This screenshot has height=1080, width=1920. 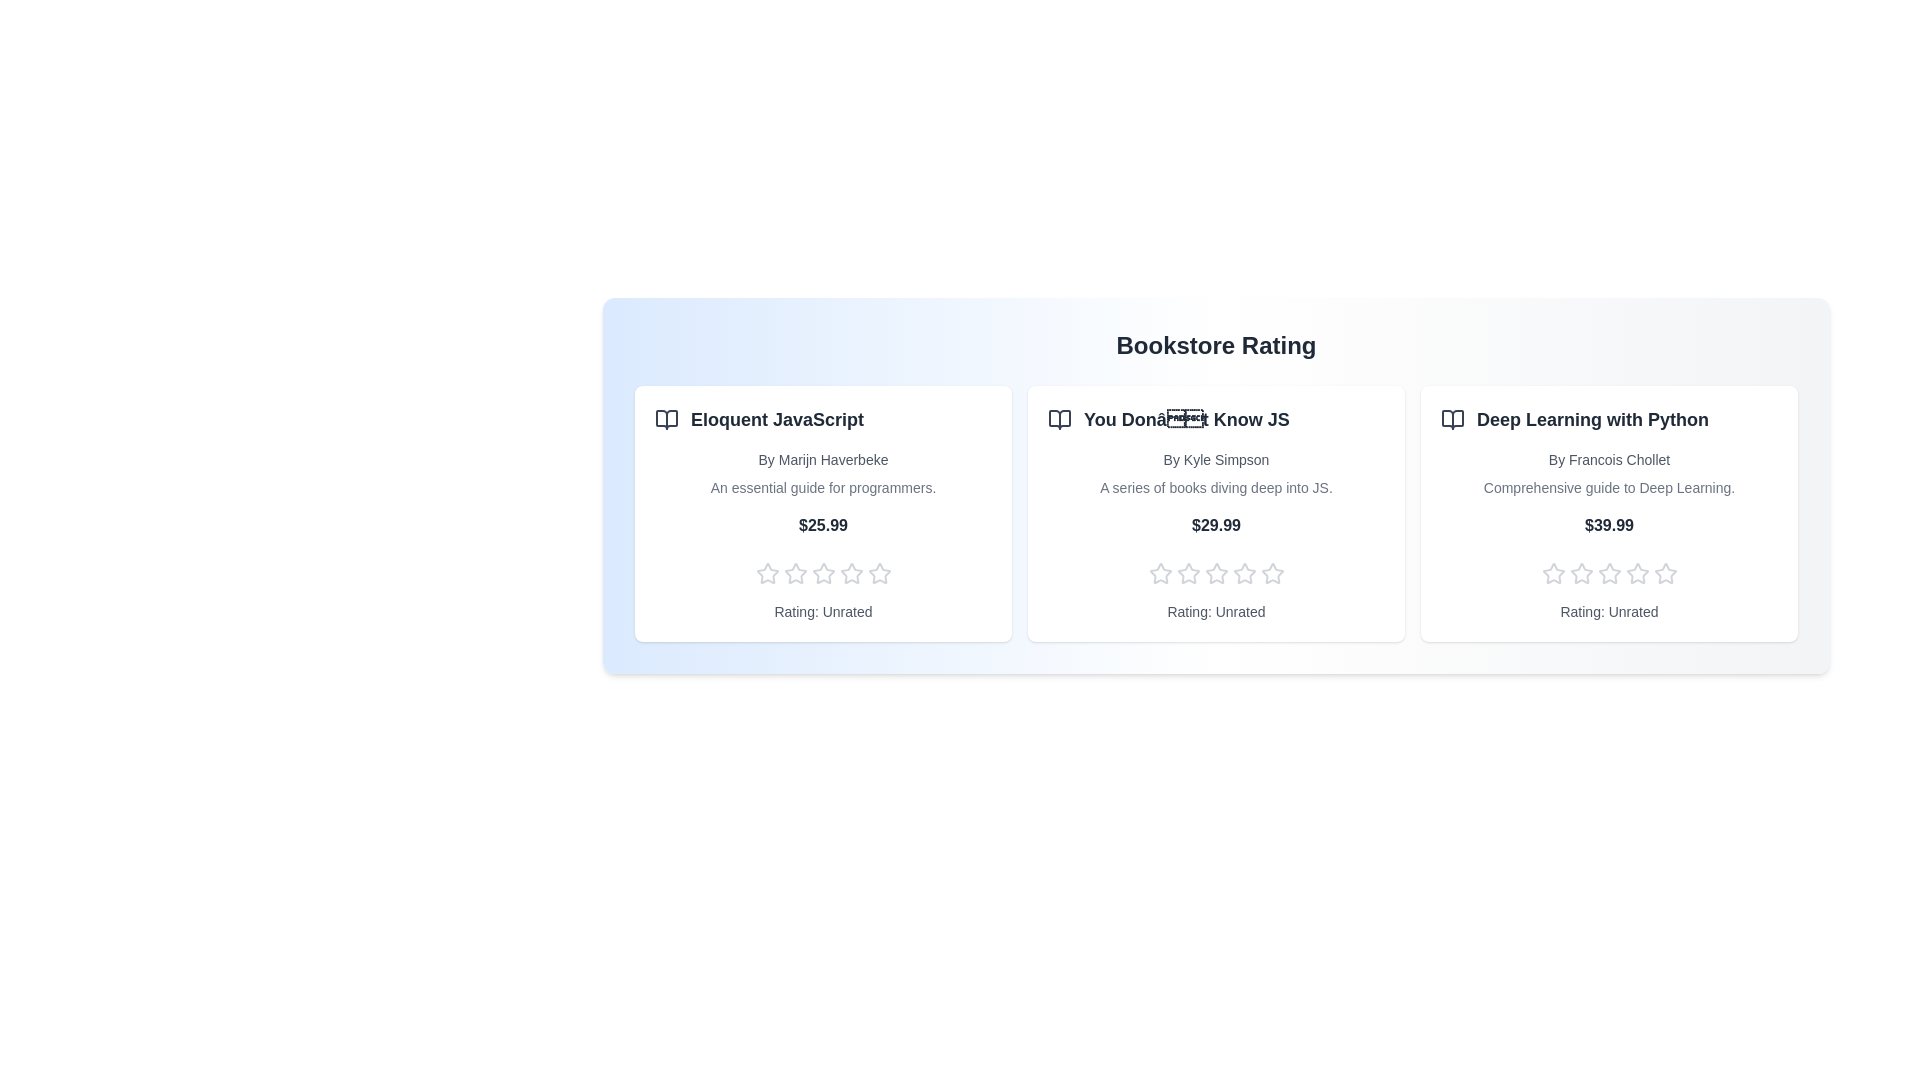 I want to click on the rating of a book to 3 stars by clicking on the corresponding star, so click(x=823, y=574).